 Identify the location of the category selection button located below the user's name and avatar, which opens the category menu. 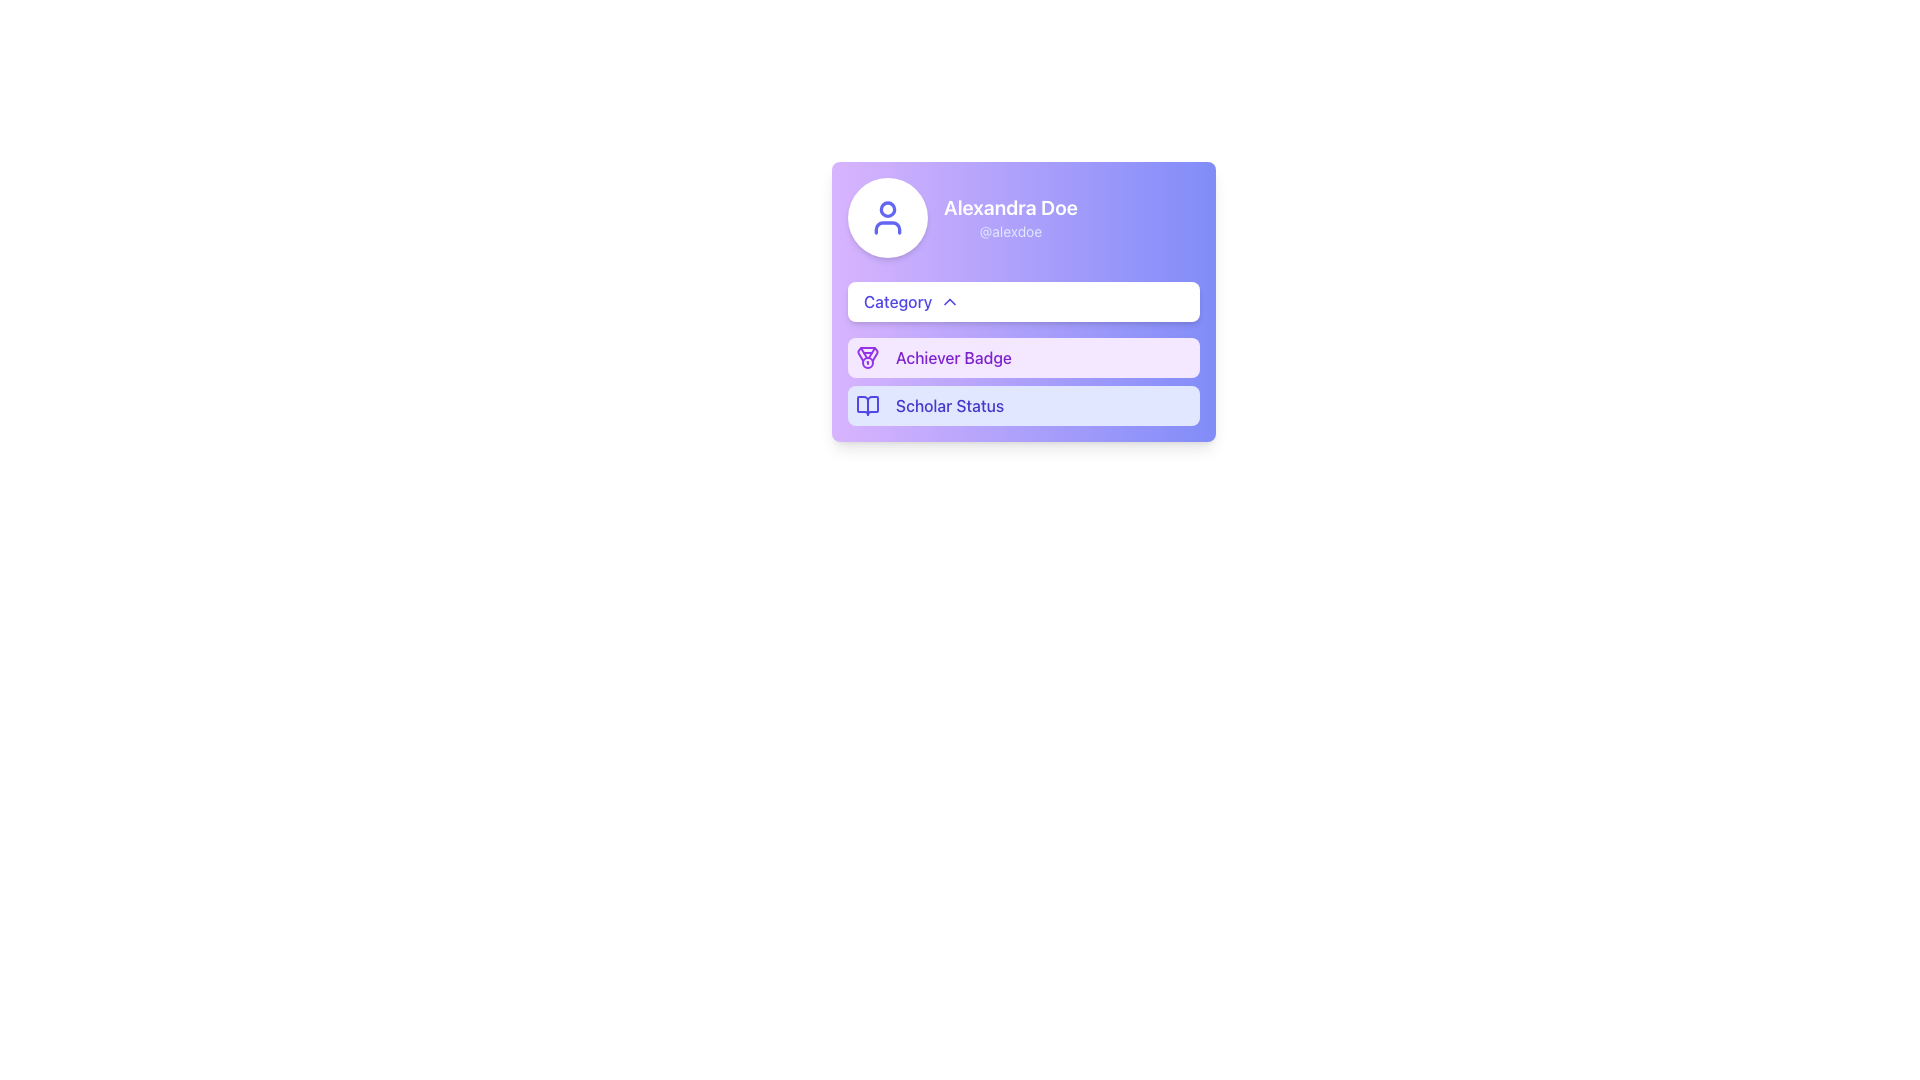
(1023, 301).